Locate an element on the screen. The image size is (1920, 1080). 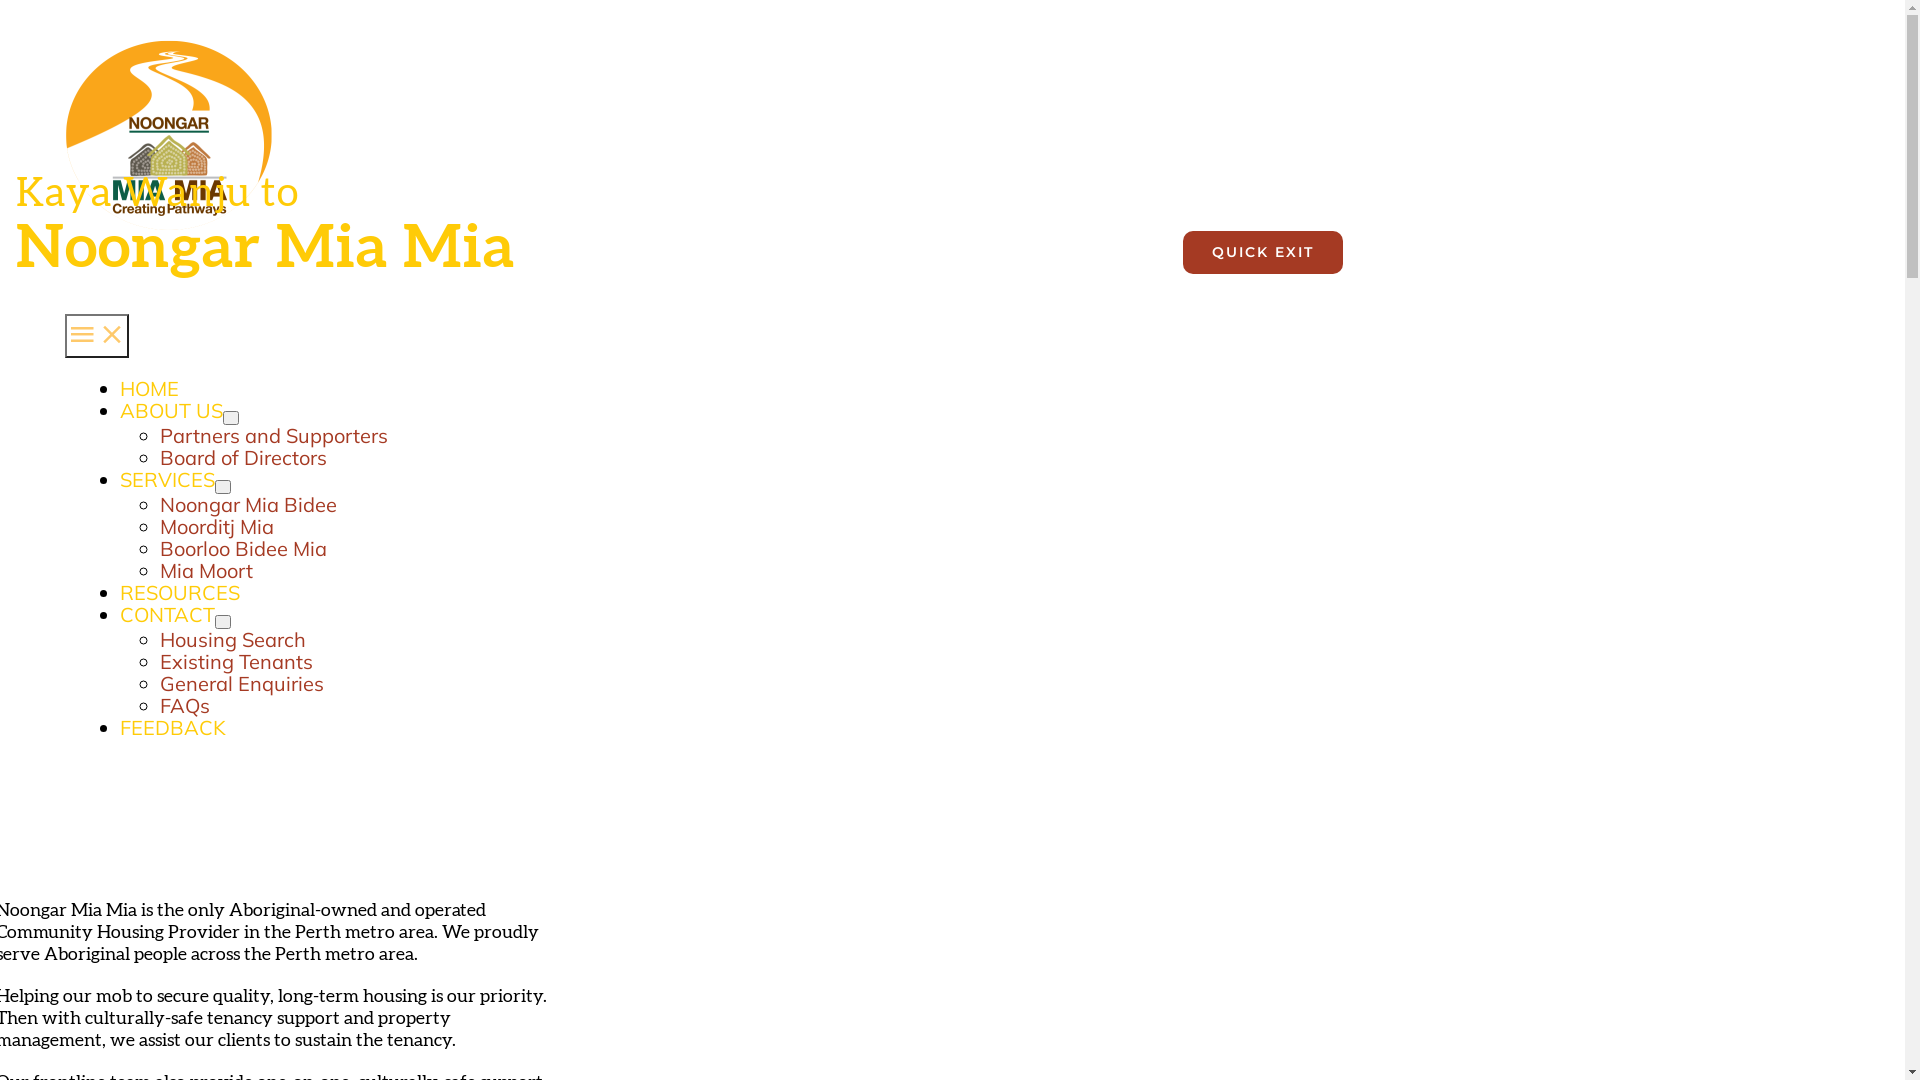
'Boorloo Bidee Mia' is located at coordinates (242, 548).